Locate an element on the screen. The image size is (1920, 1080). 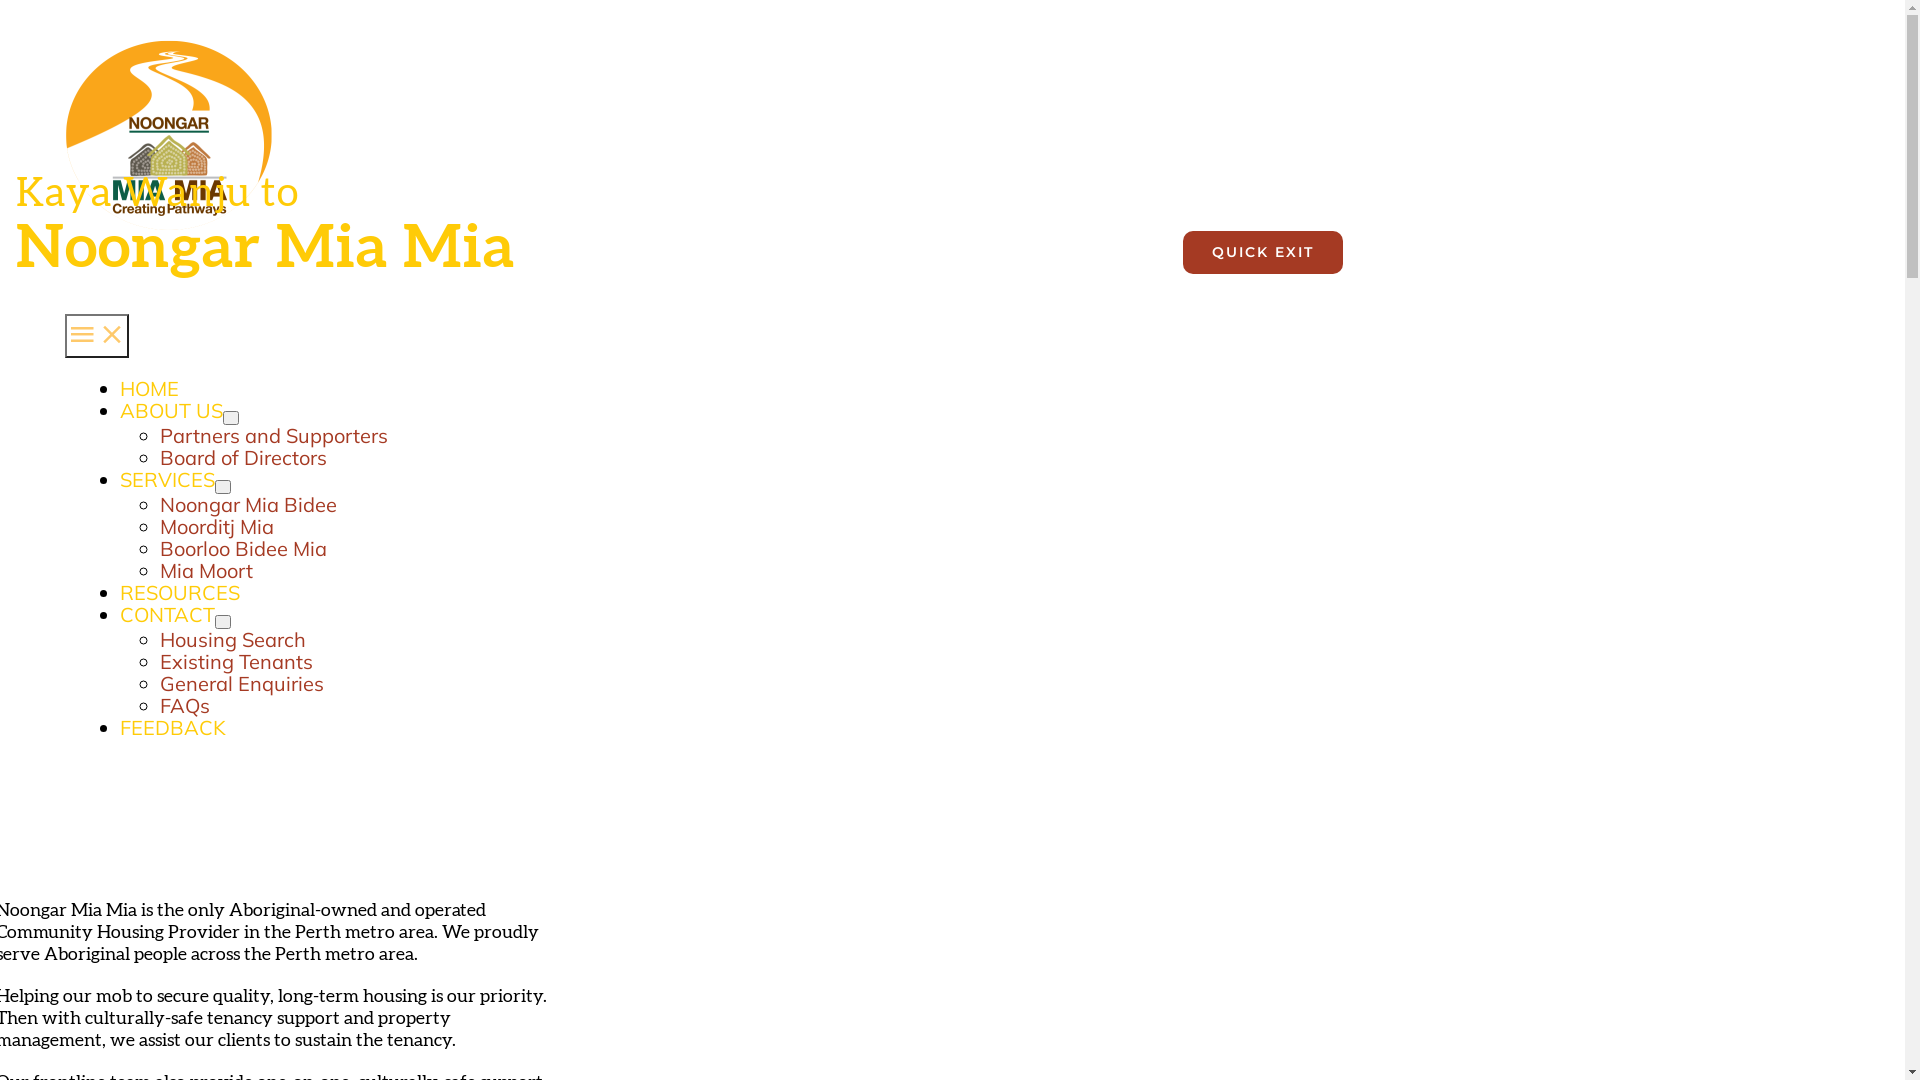
'Boorloo Bidee Mia' is located at coordinates (242, 548).